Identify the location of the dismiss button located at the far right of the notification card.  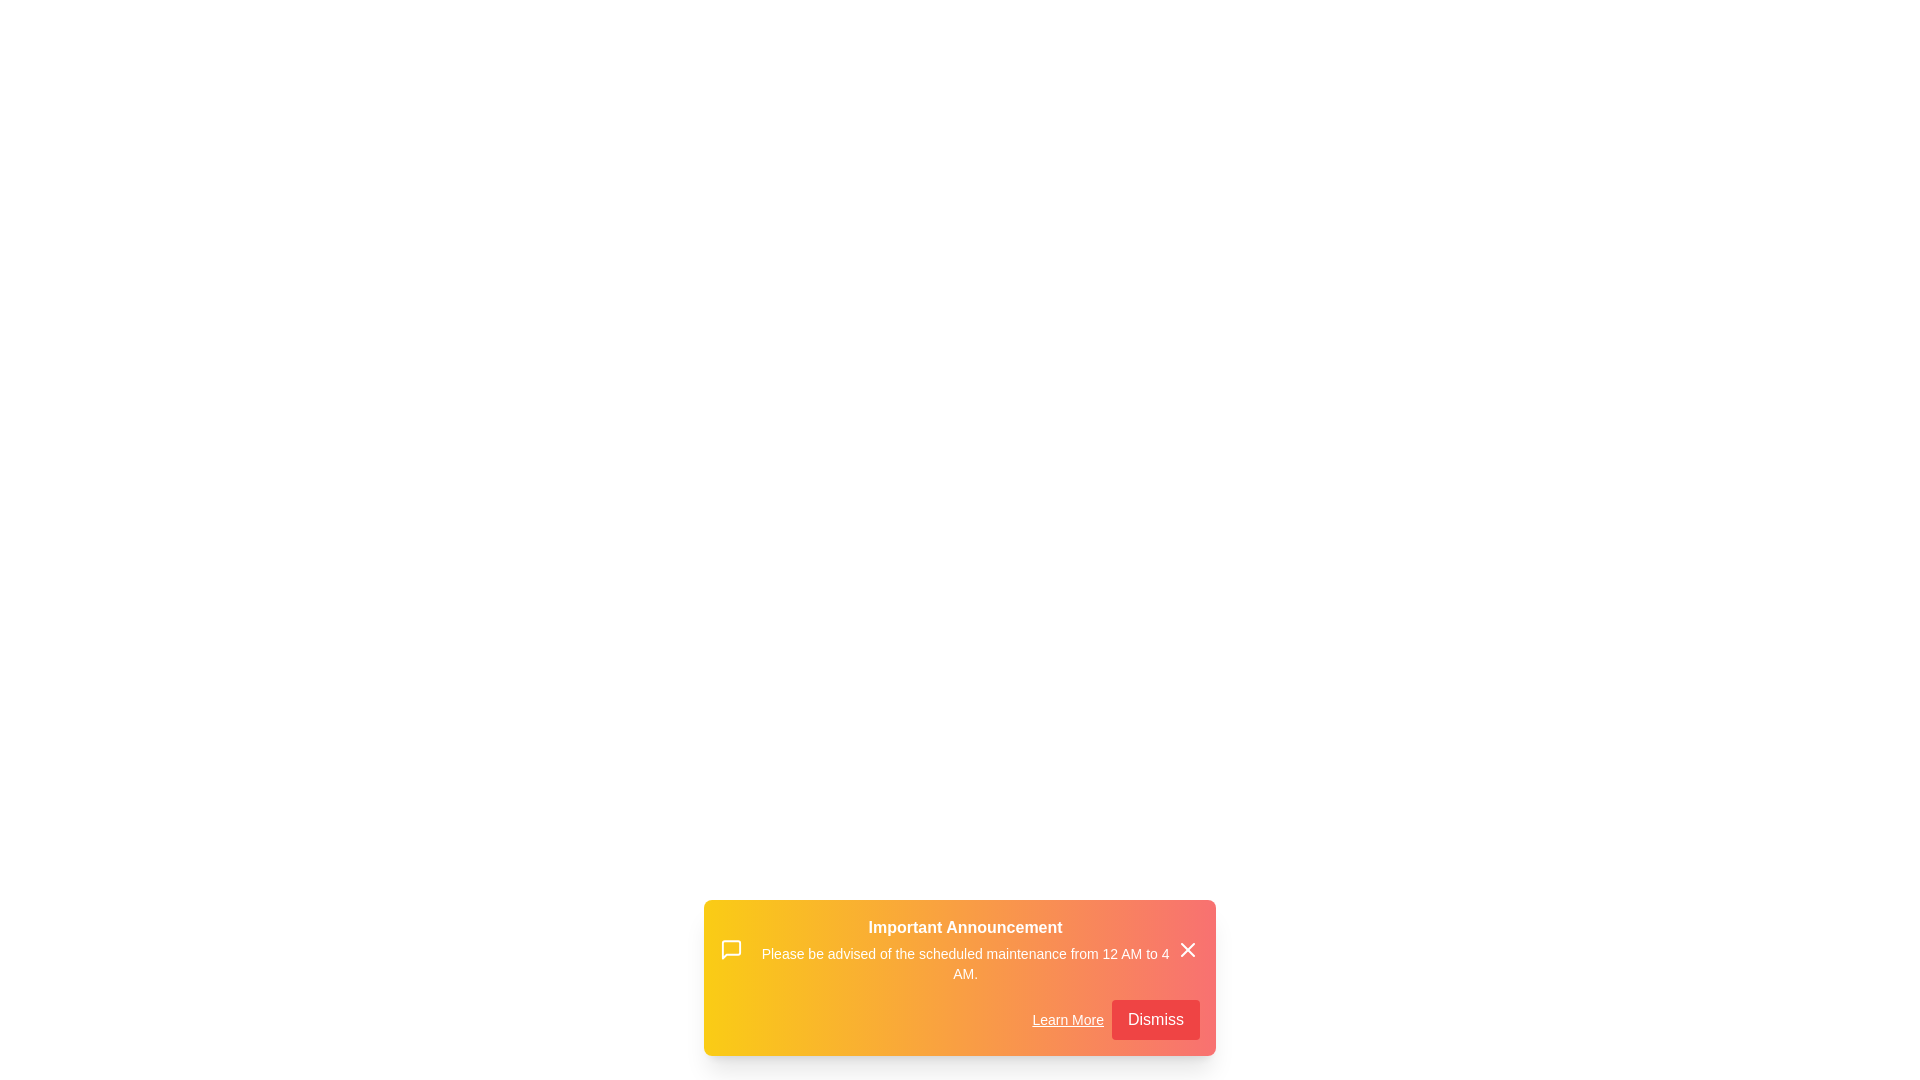
(1188, 948).